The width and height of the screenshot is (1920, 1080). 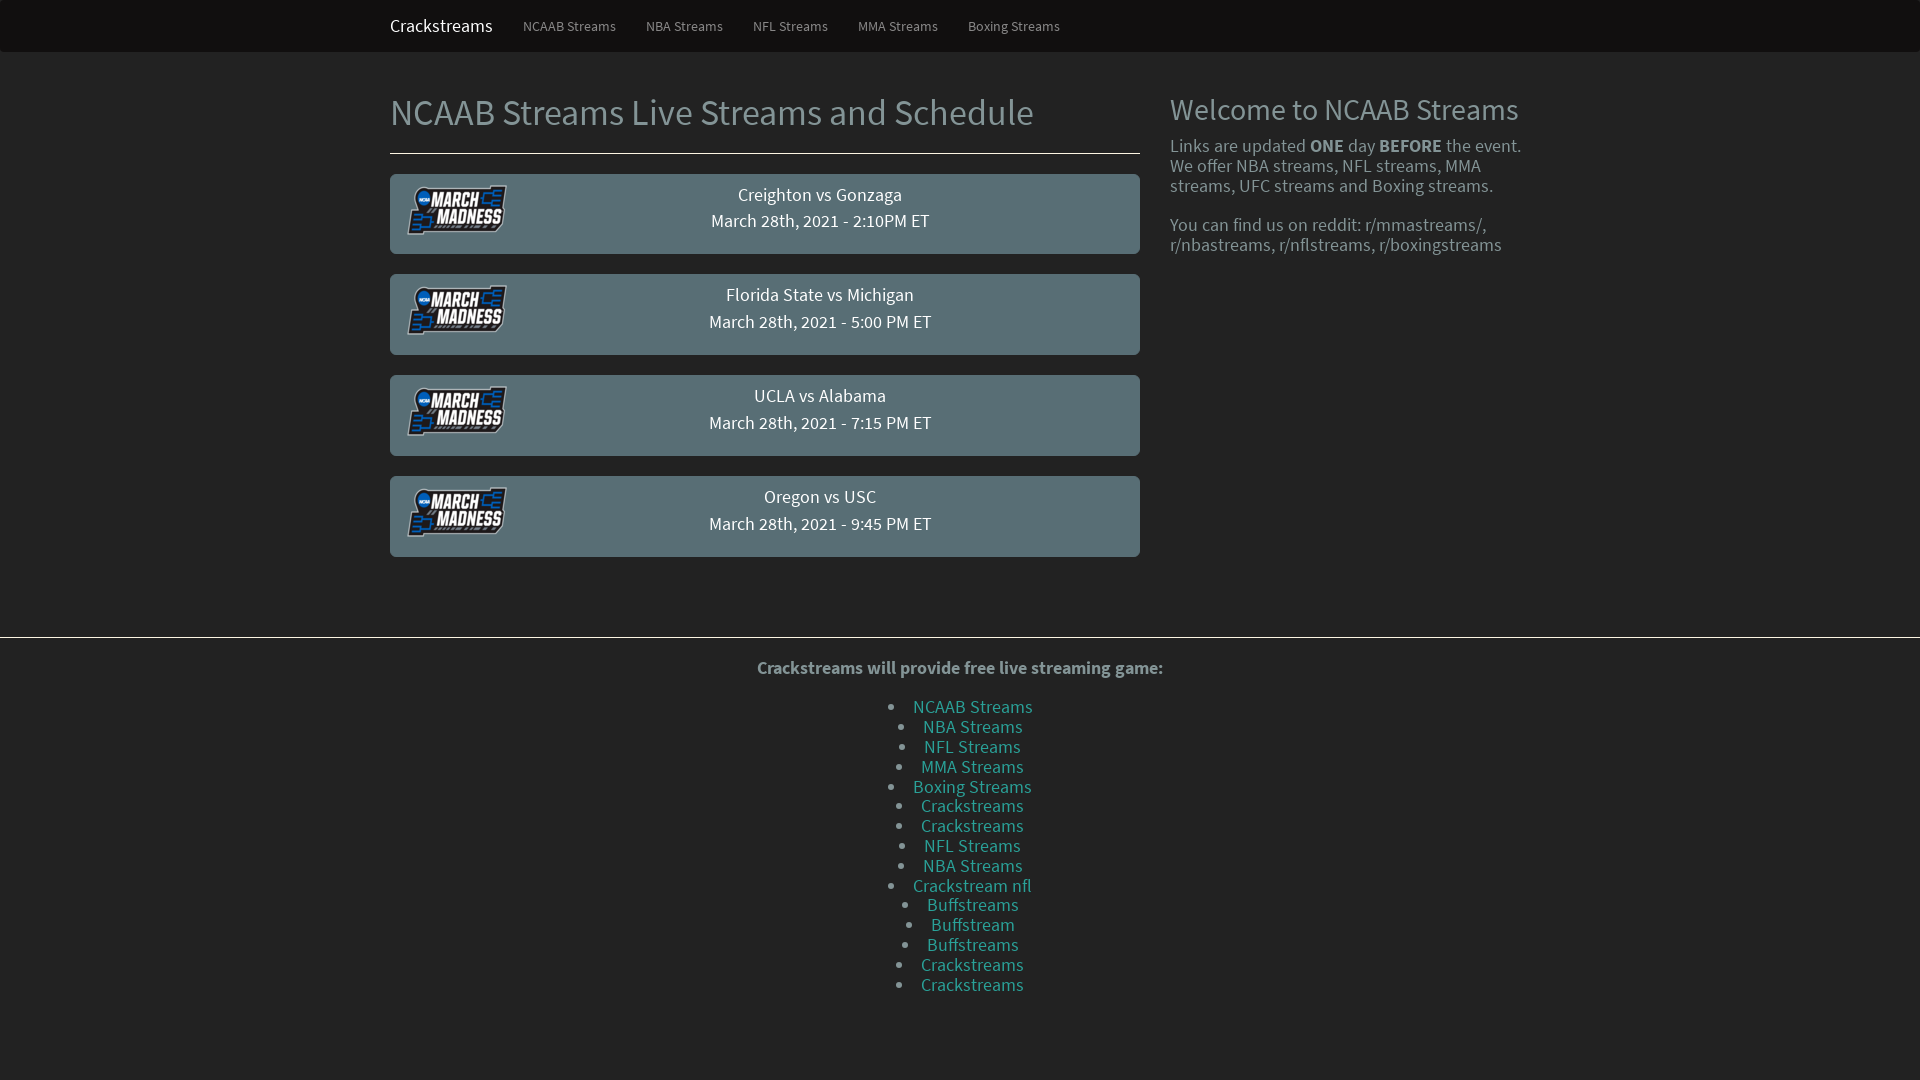 I want to click on 'NBA Streams', so click(x=972, y=864).